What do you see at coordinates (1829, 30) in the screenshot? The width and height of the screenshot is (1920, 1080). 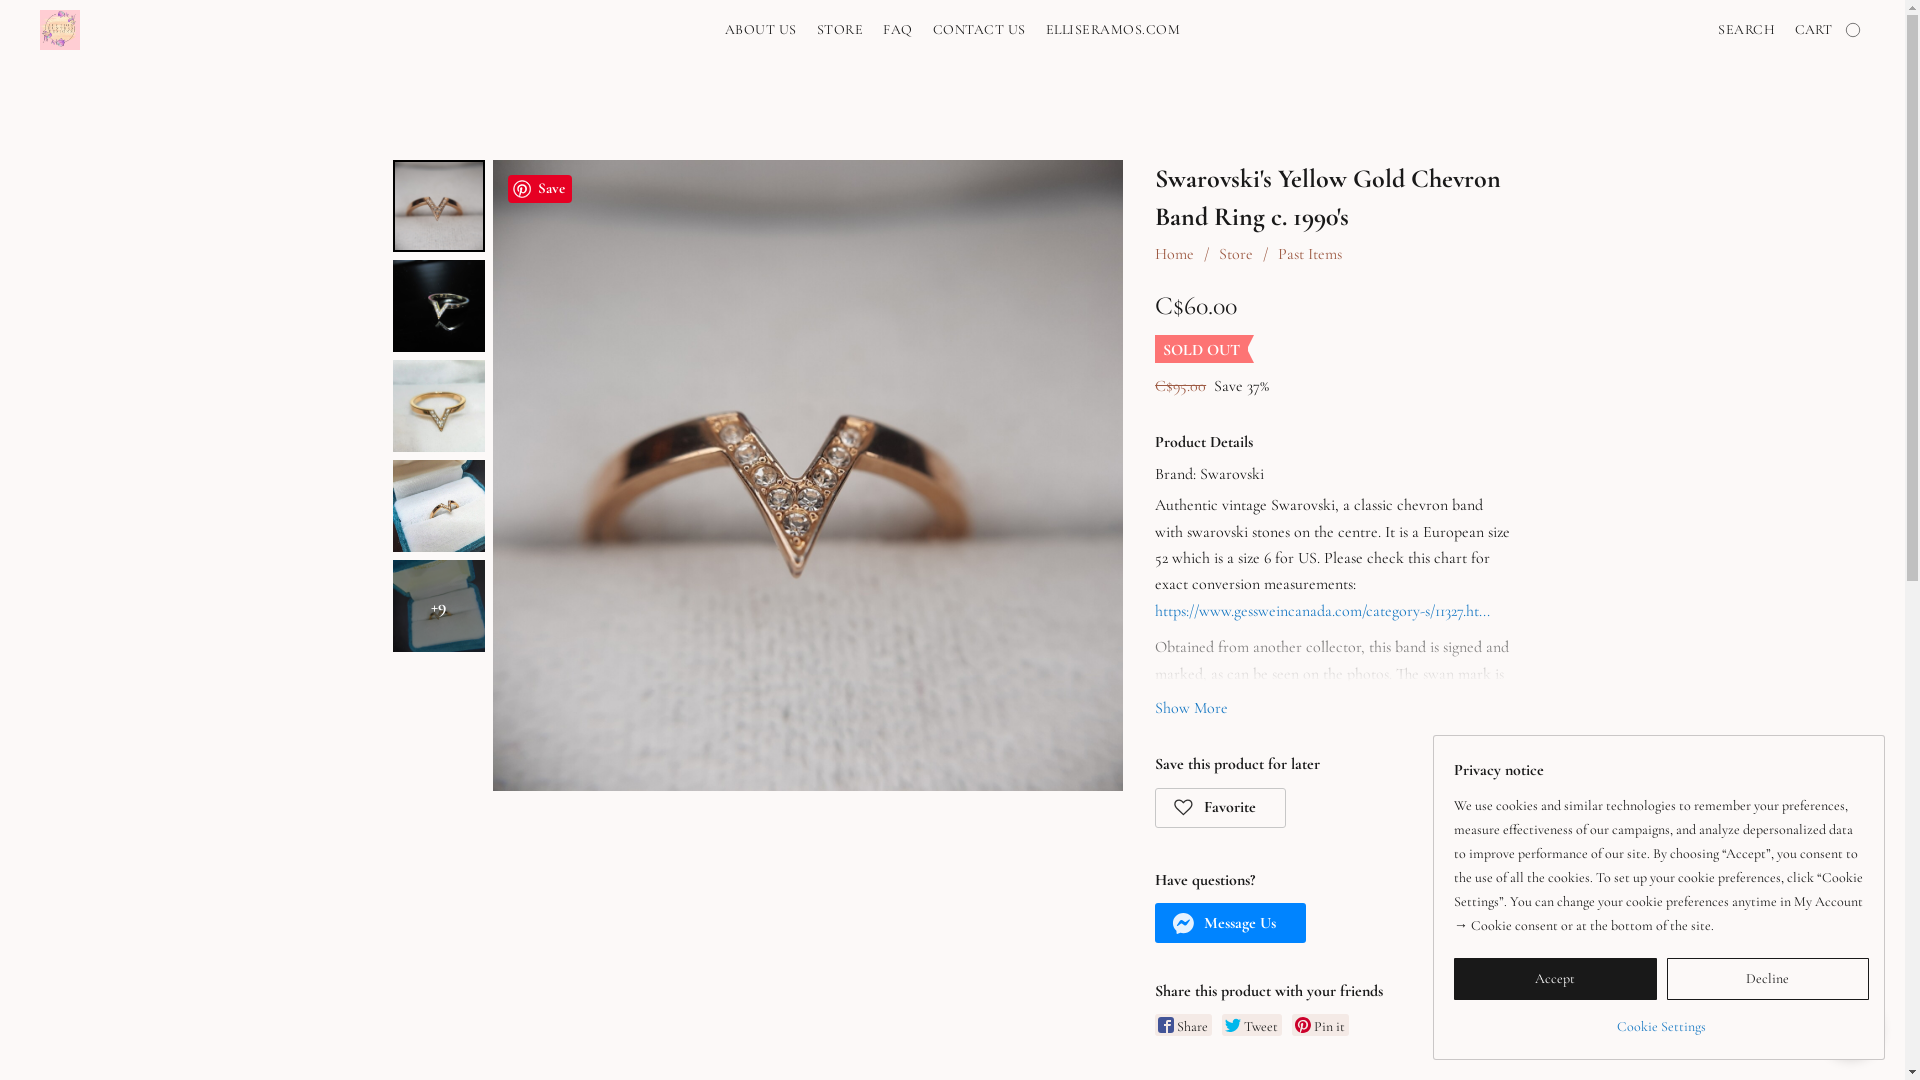 I see `'CART'` at bounding box center [1829, 30].